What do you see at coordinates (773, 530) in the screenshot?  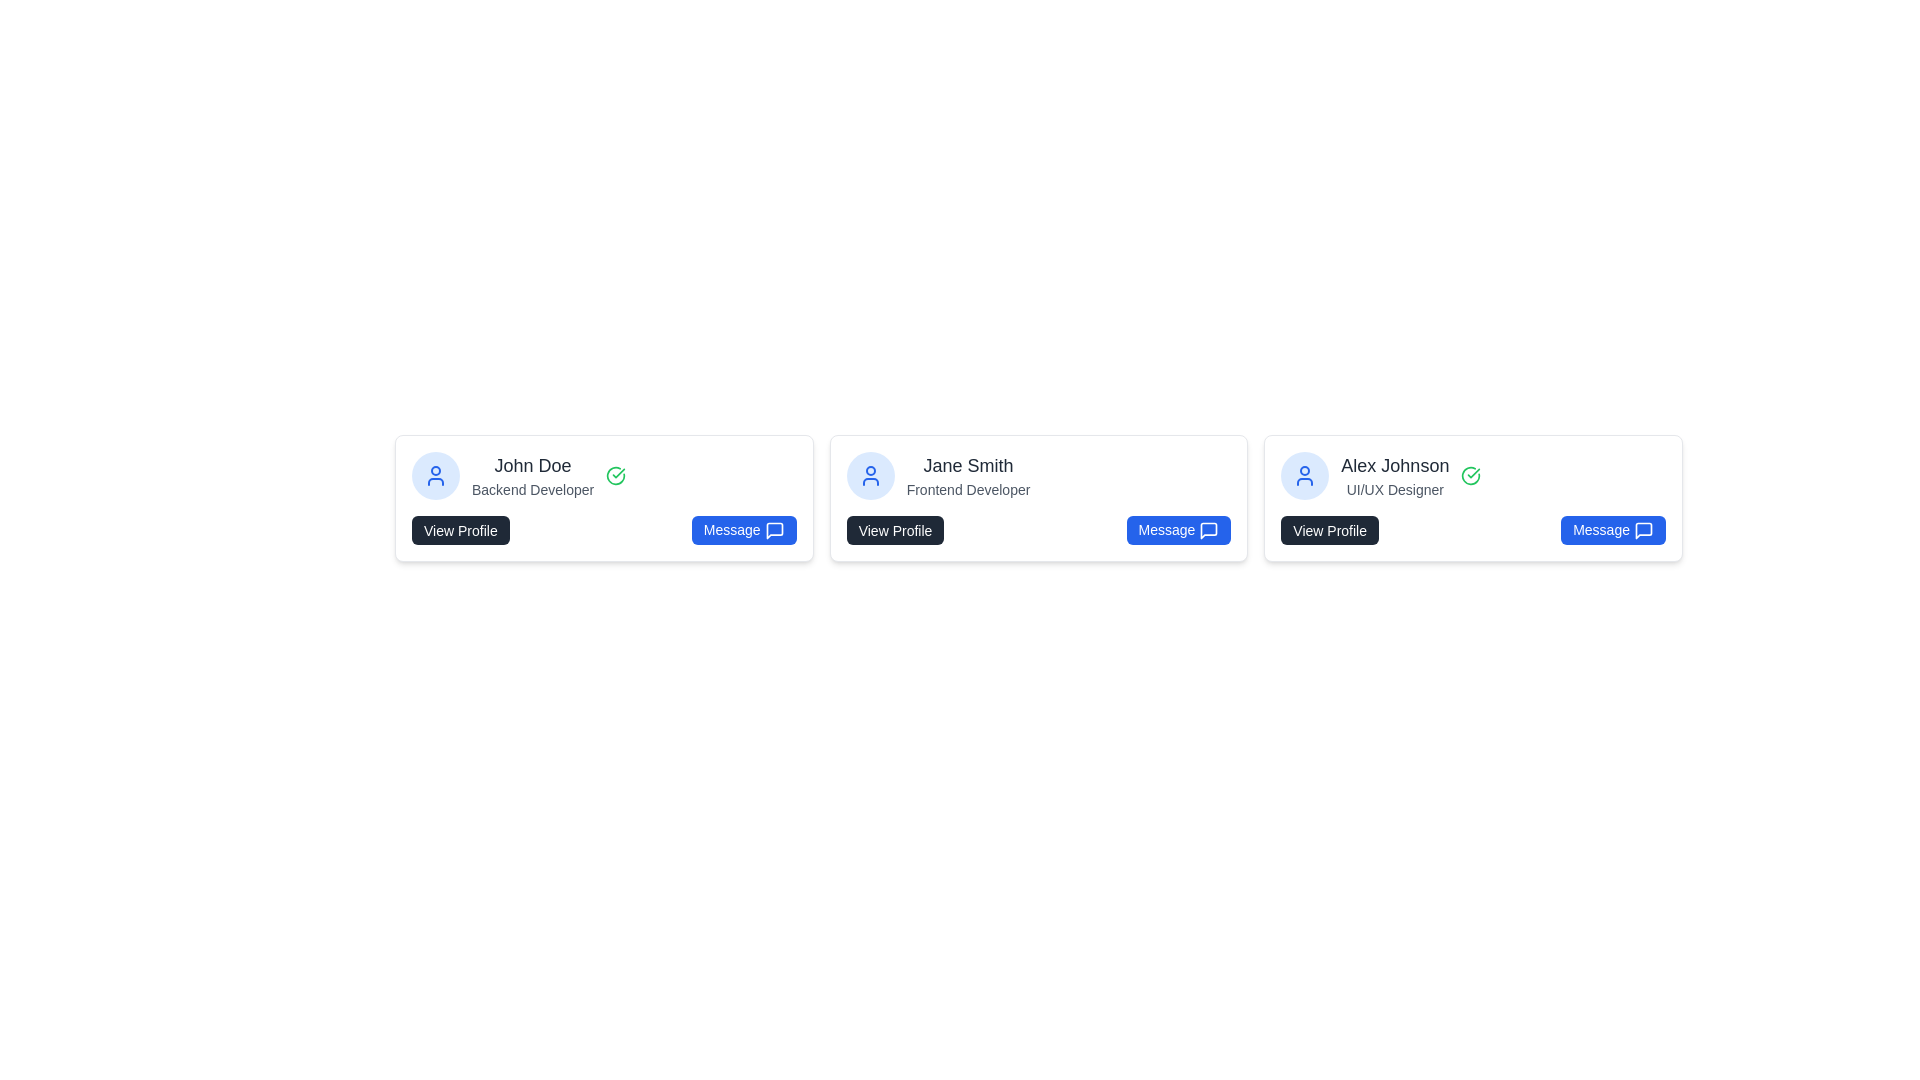 I see `the messaging icon located within the 'Message' button at the bottom-right corner of John Doe's profile card` at bounding box center [773, 530].